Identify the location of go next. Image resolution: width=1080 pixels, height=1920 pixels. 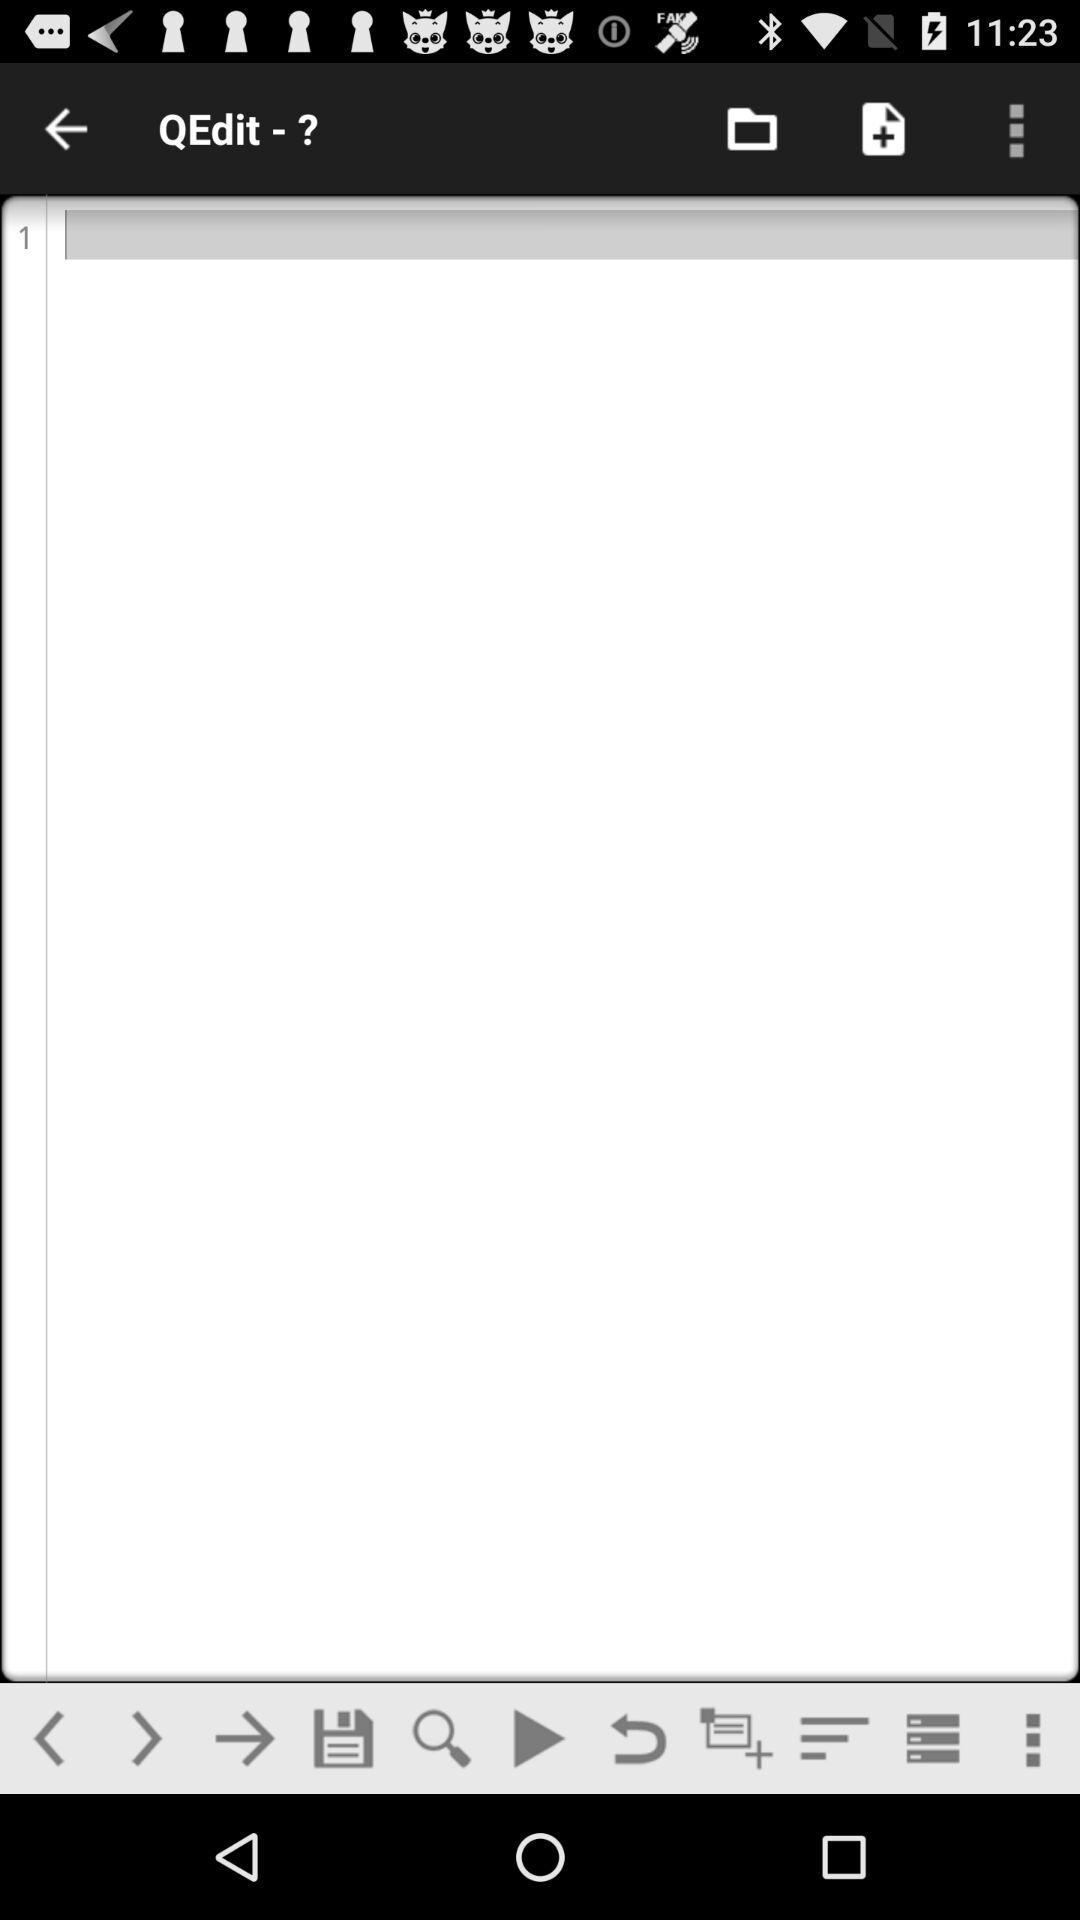
(145, 1737).